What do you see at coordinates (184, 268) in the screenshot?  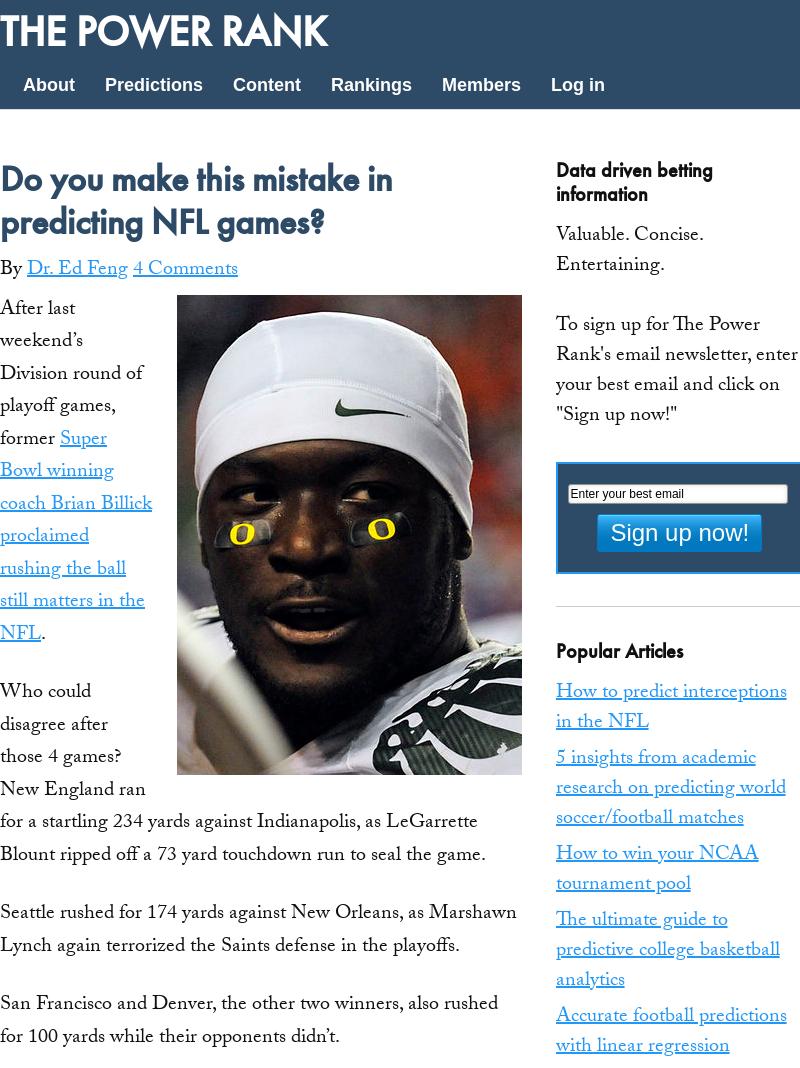 I see `'4 Comments'` at bounding box center [184, 268].